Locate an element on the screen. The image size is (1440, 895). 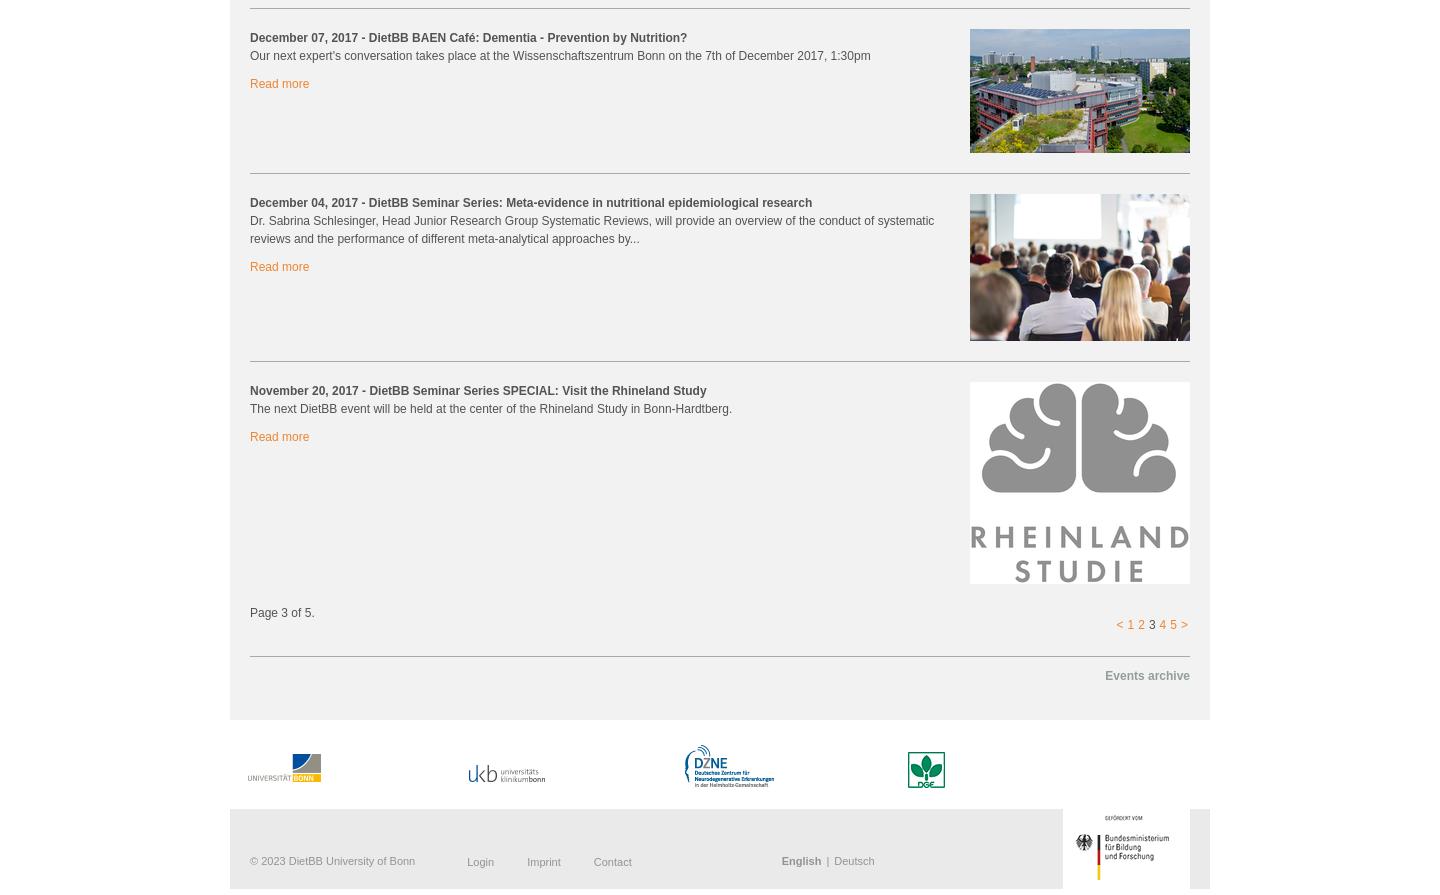
'Deutsch' is located at coordinates (834, 859).